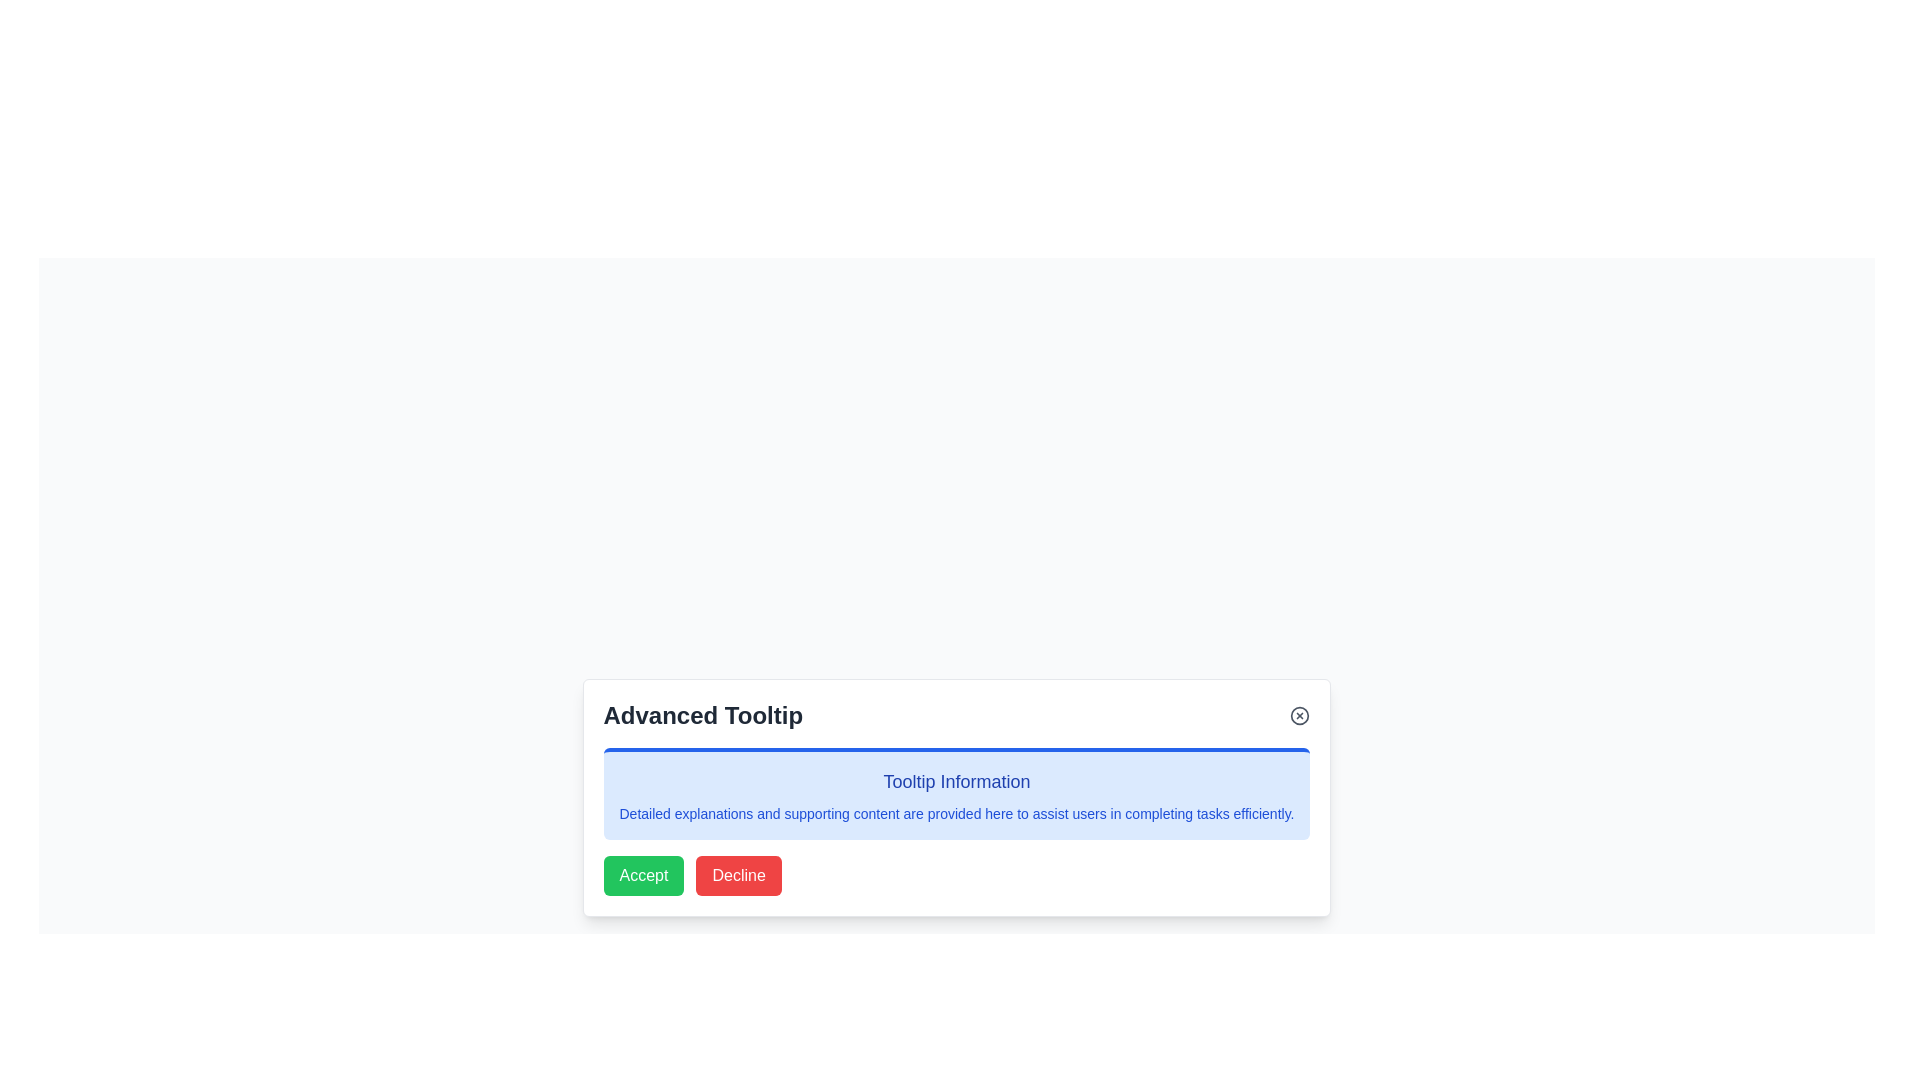 The width and height of the screenshot is (1920, 1080). Describe the element at coordinates (643, 874) in the screenshot. I see `the approval button located at the bottom of the card beneath the 'Advanced Tooltip' section` at that location.